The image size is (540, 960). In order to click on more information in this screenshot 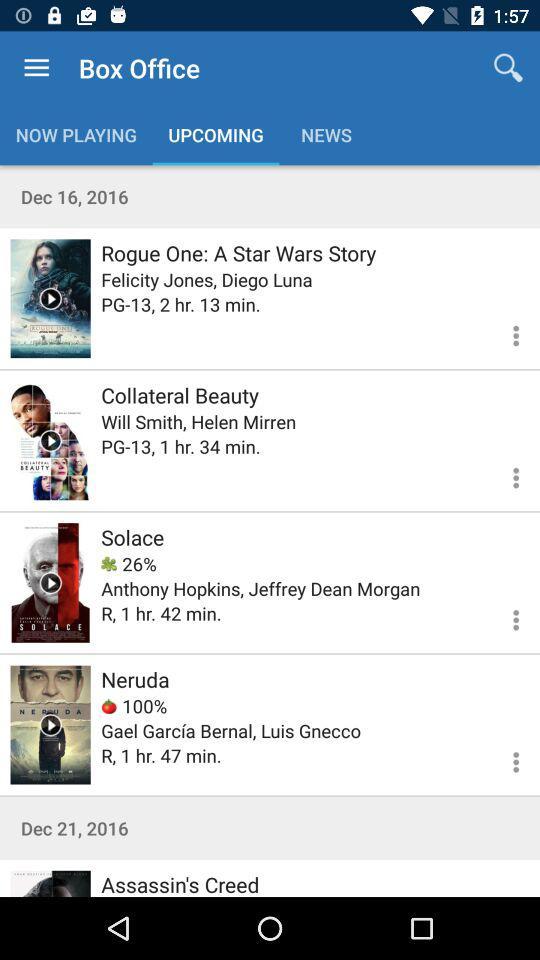, I will do `click(503, 616)`.